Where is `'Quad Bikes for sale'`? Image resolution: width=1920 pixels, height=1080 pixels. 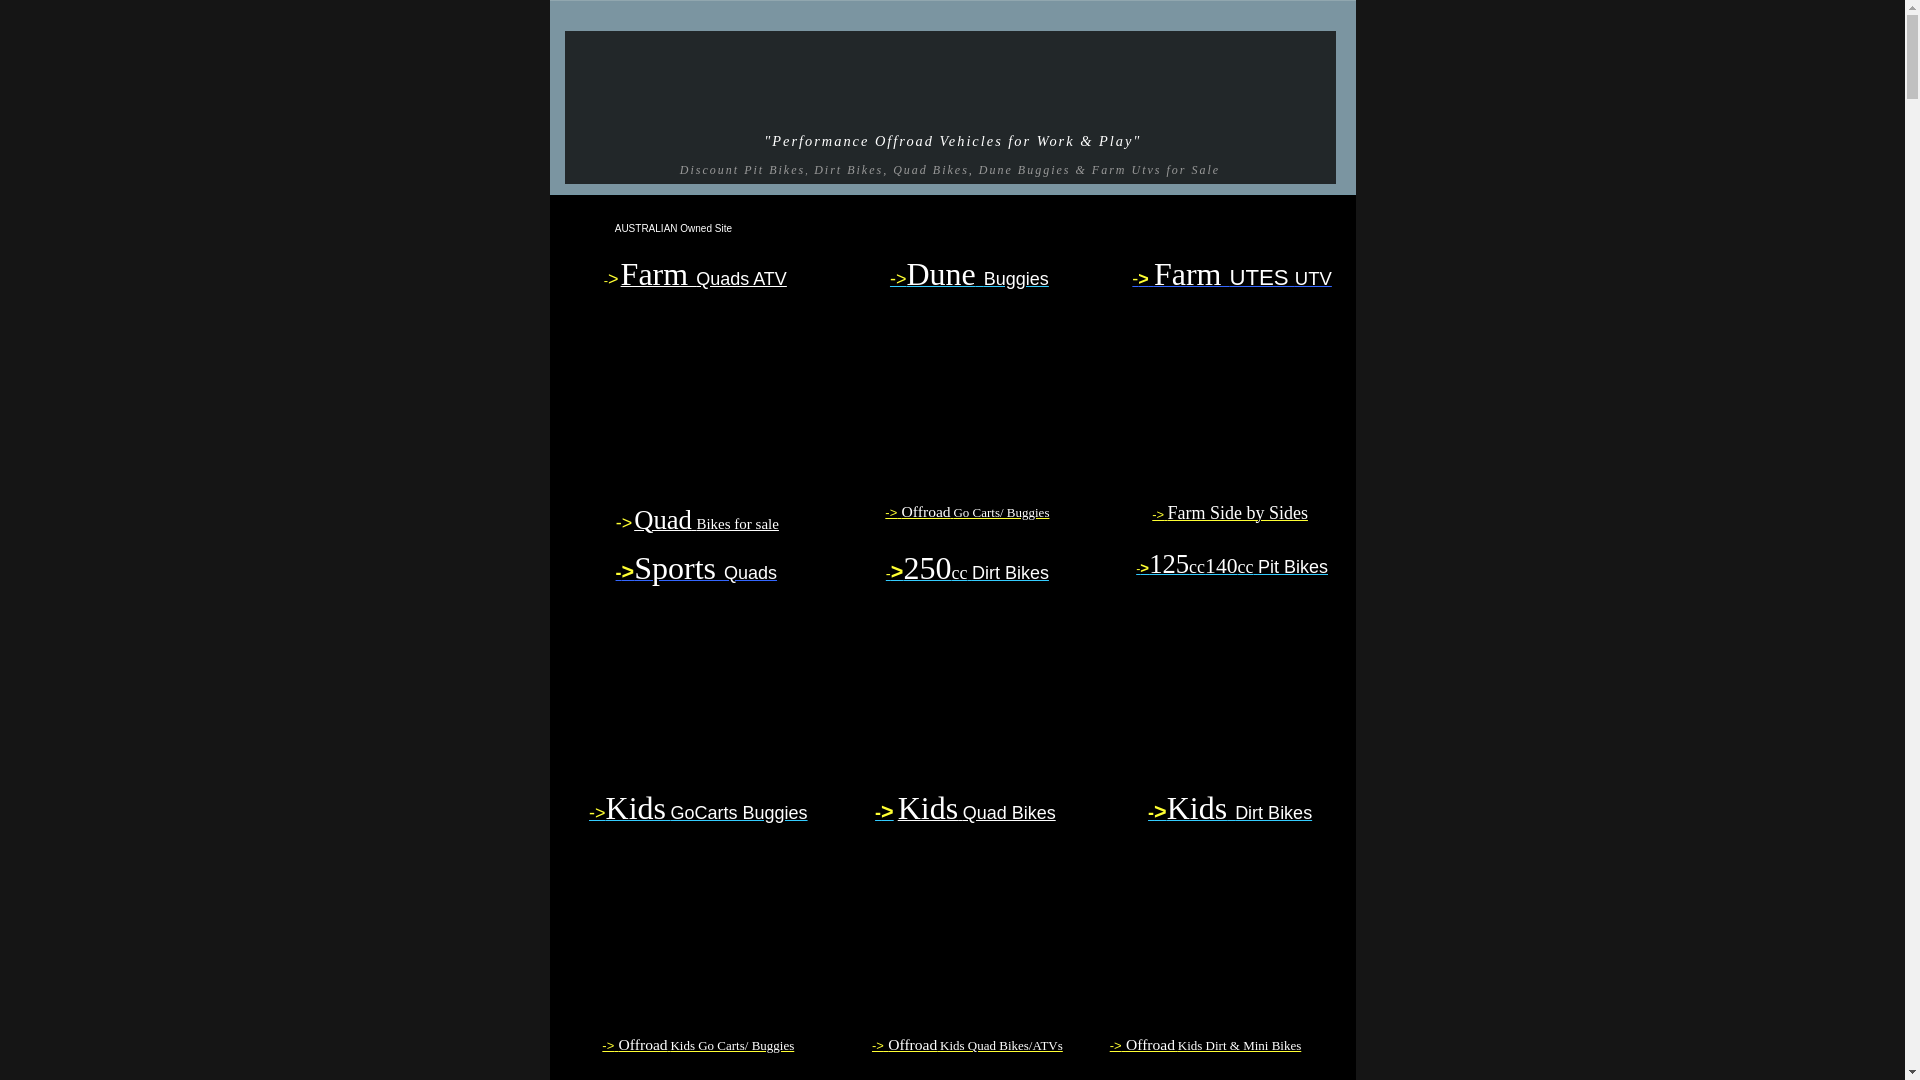
'Quad Bikes for sale' is located at coordinates (706, 522).